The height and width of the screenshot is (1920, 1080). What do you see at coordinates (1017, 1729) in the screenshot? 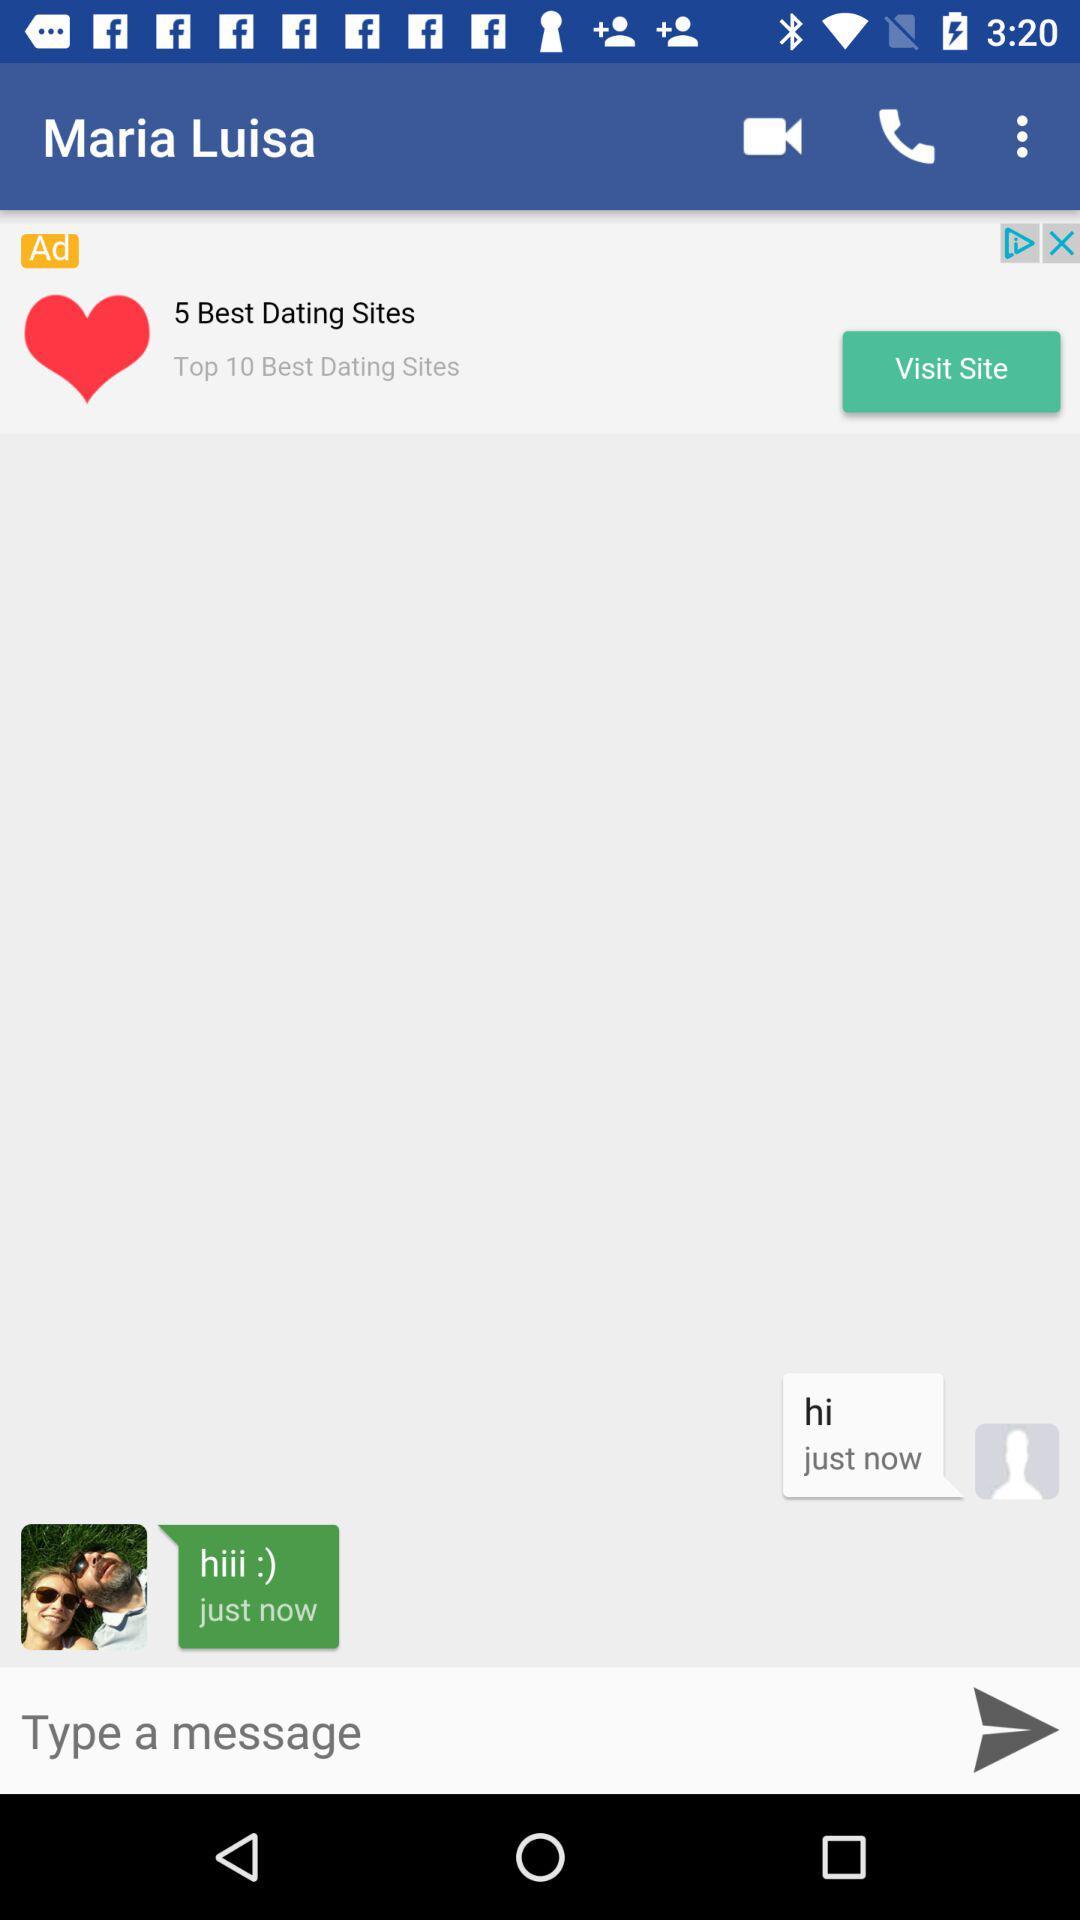
I see `the send icon` at bounding box center [1017, 1729].